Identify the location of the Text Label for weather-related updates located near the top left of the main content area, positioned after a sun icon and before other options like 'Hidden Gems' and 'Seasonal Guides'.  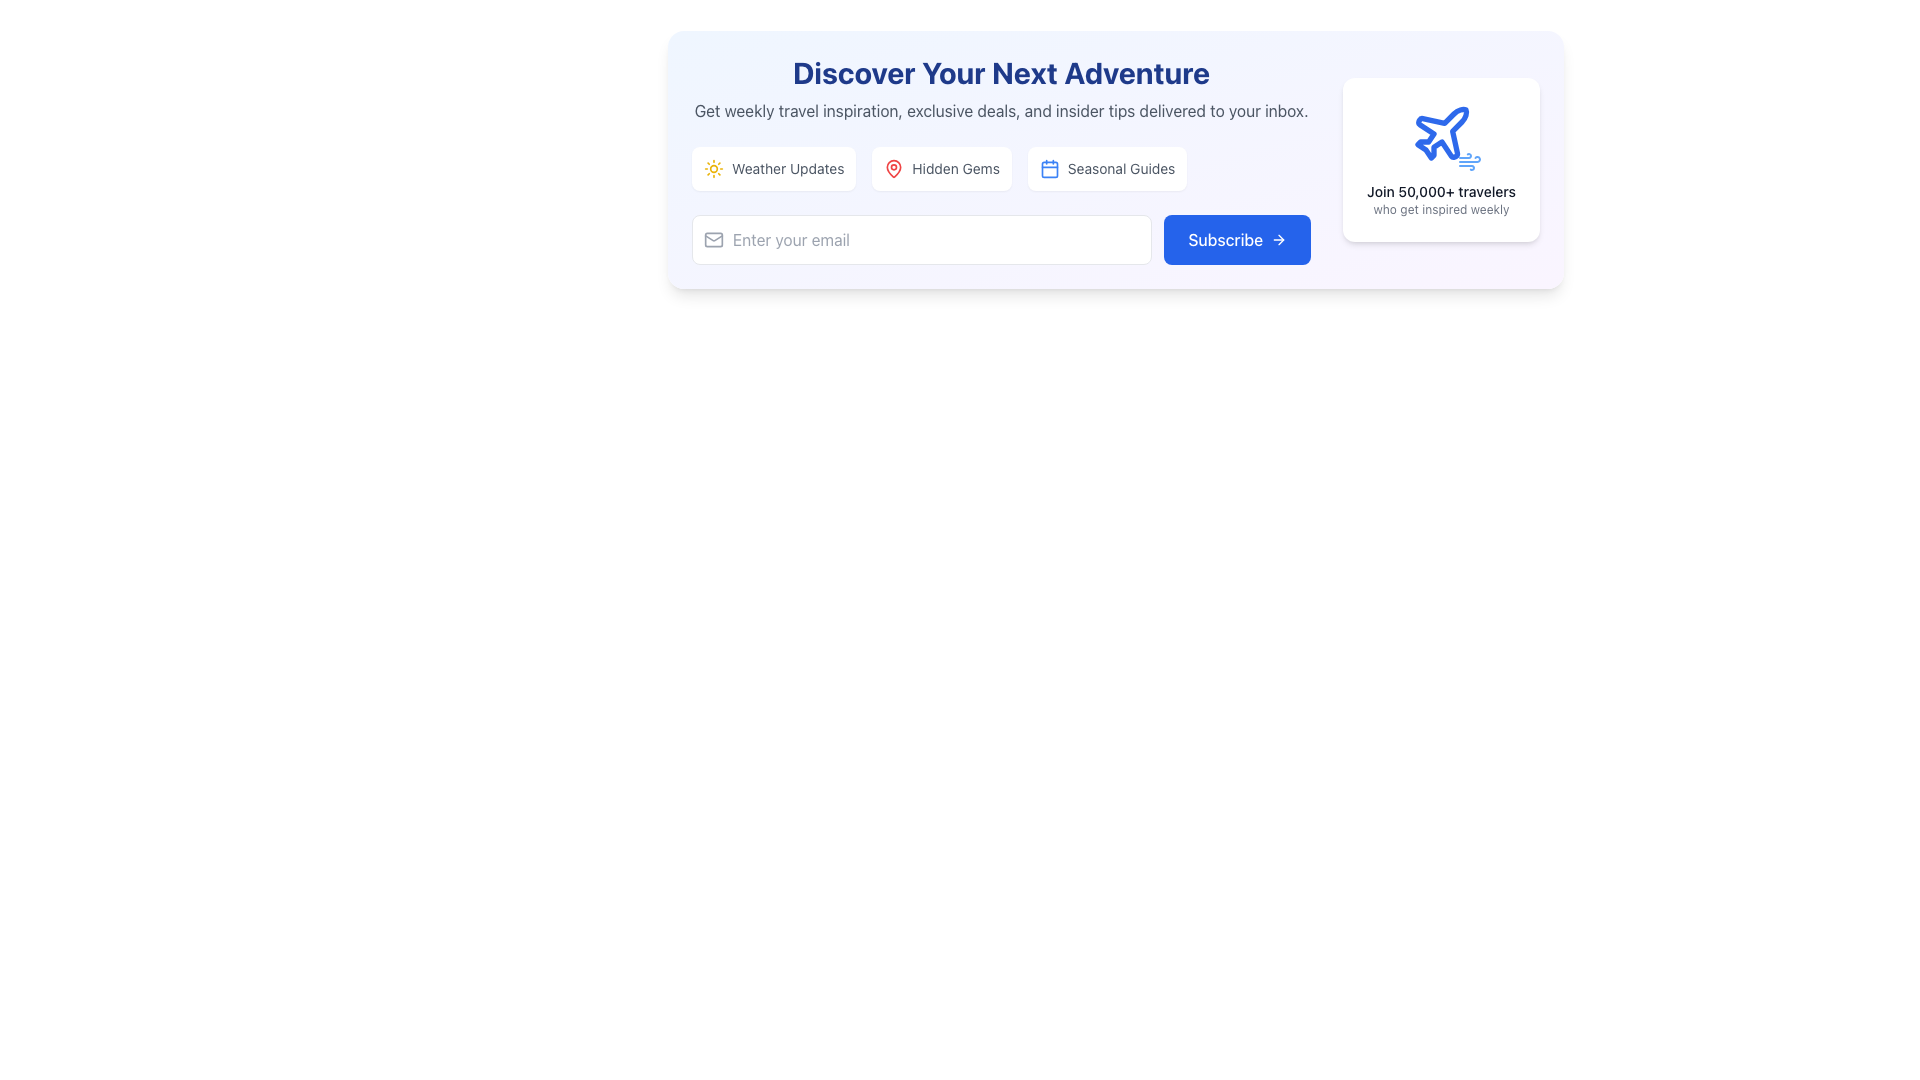
(787, 168).